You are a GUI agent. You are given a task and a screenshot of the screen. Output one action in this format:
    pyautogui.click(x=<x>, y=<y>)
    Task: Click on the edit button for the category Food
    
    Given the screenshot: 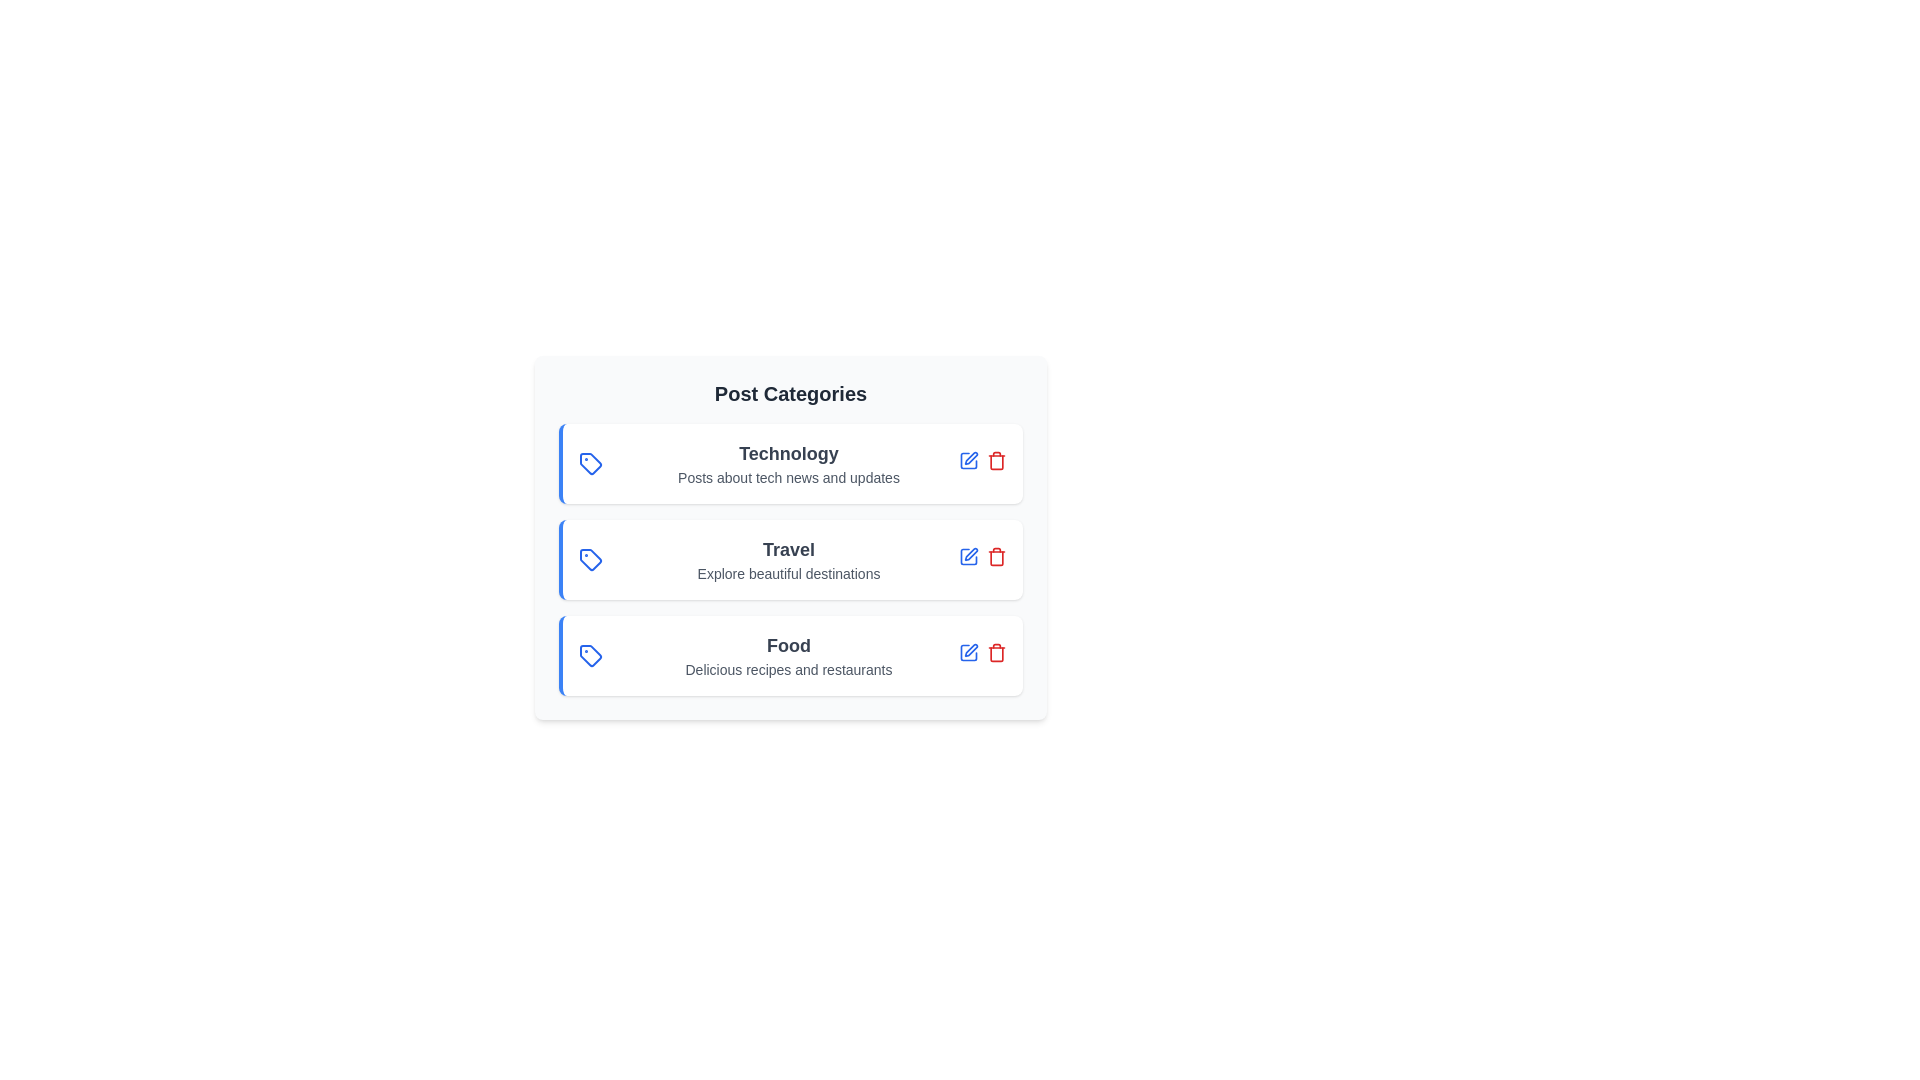 What is the action you would take?
    pyautogui.click(x=969, y=652)
    